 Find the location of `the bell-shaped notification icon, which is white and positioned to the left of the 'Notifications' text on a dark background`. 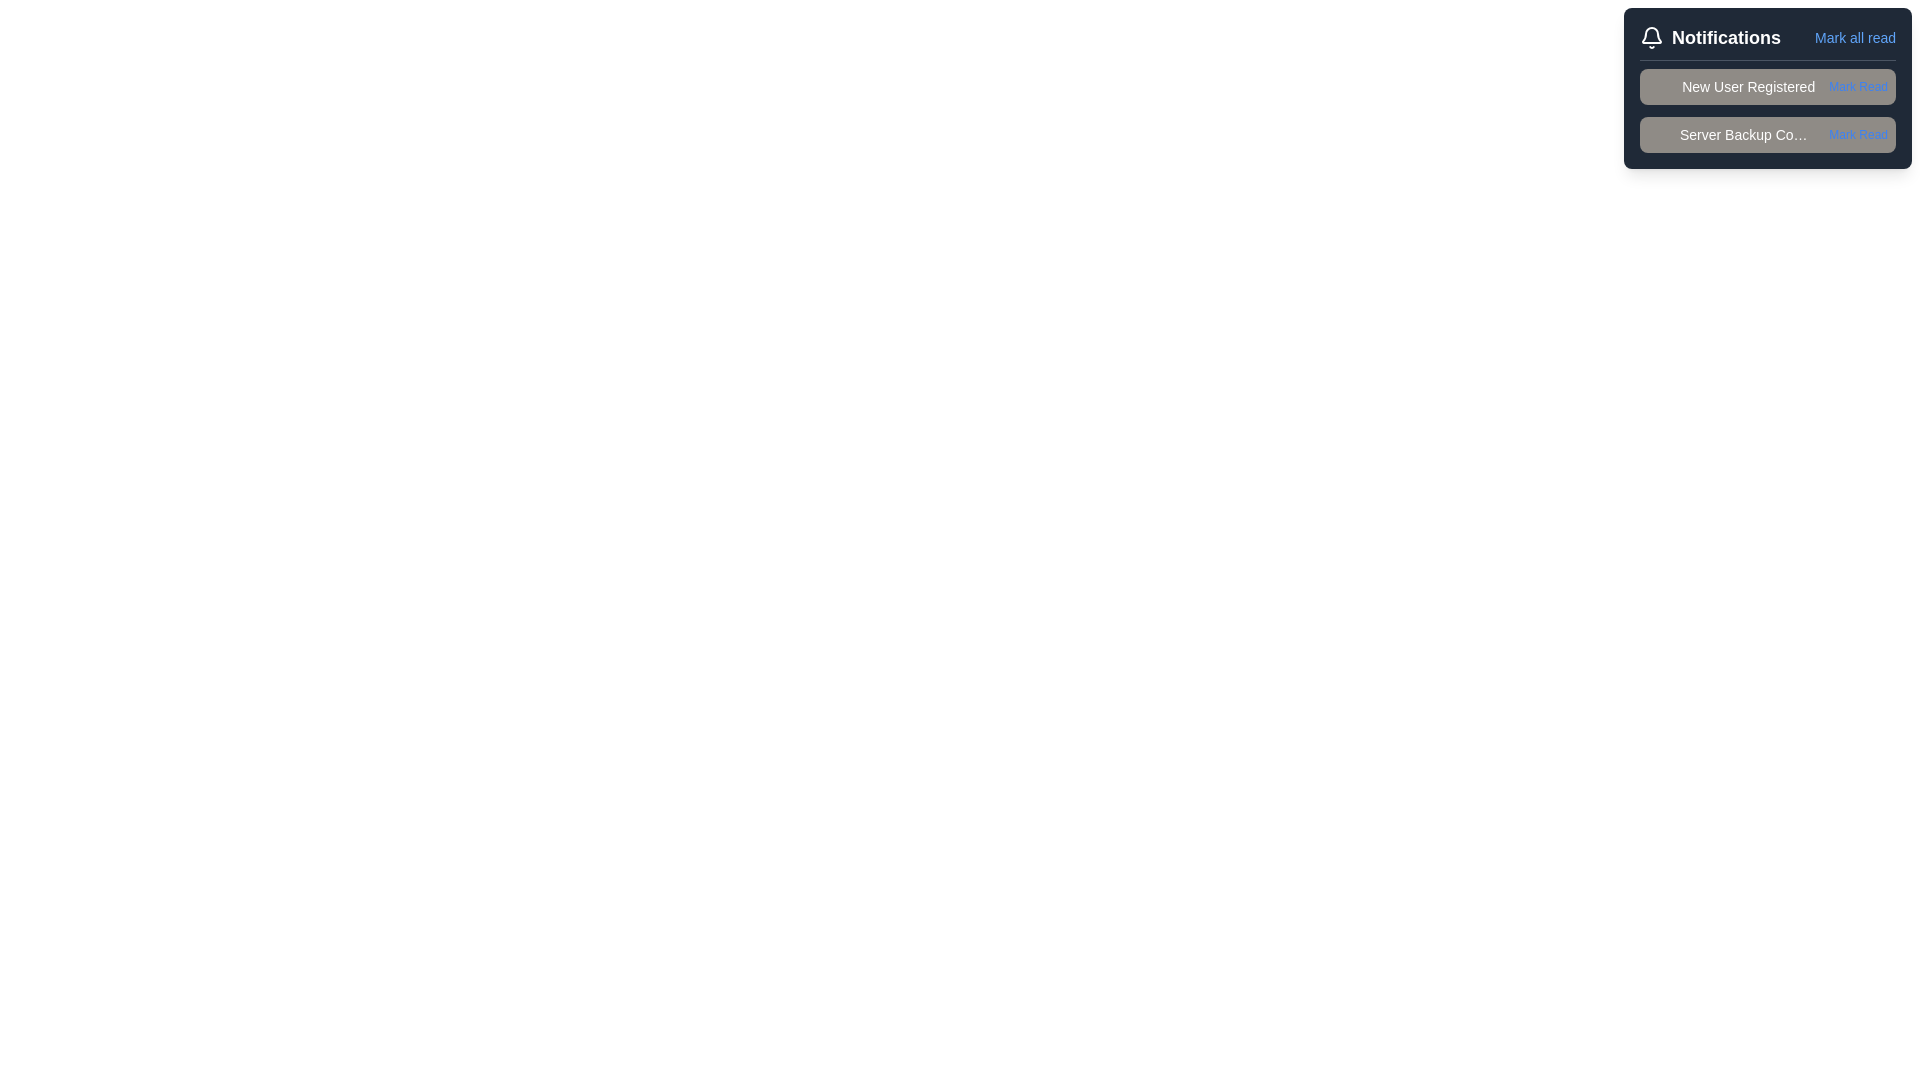

the bell-shaped notification icon, which is white and positioned to the left of the 'Notifications' text on a dark background is located at coordinates (1651, 38).